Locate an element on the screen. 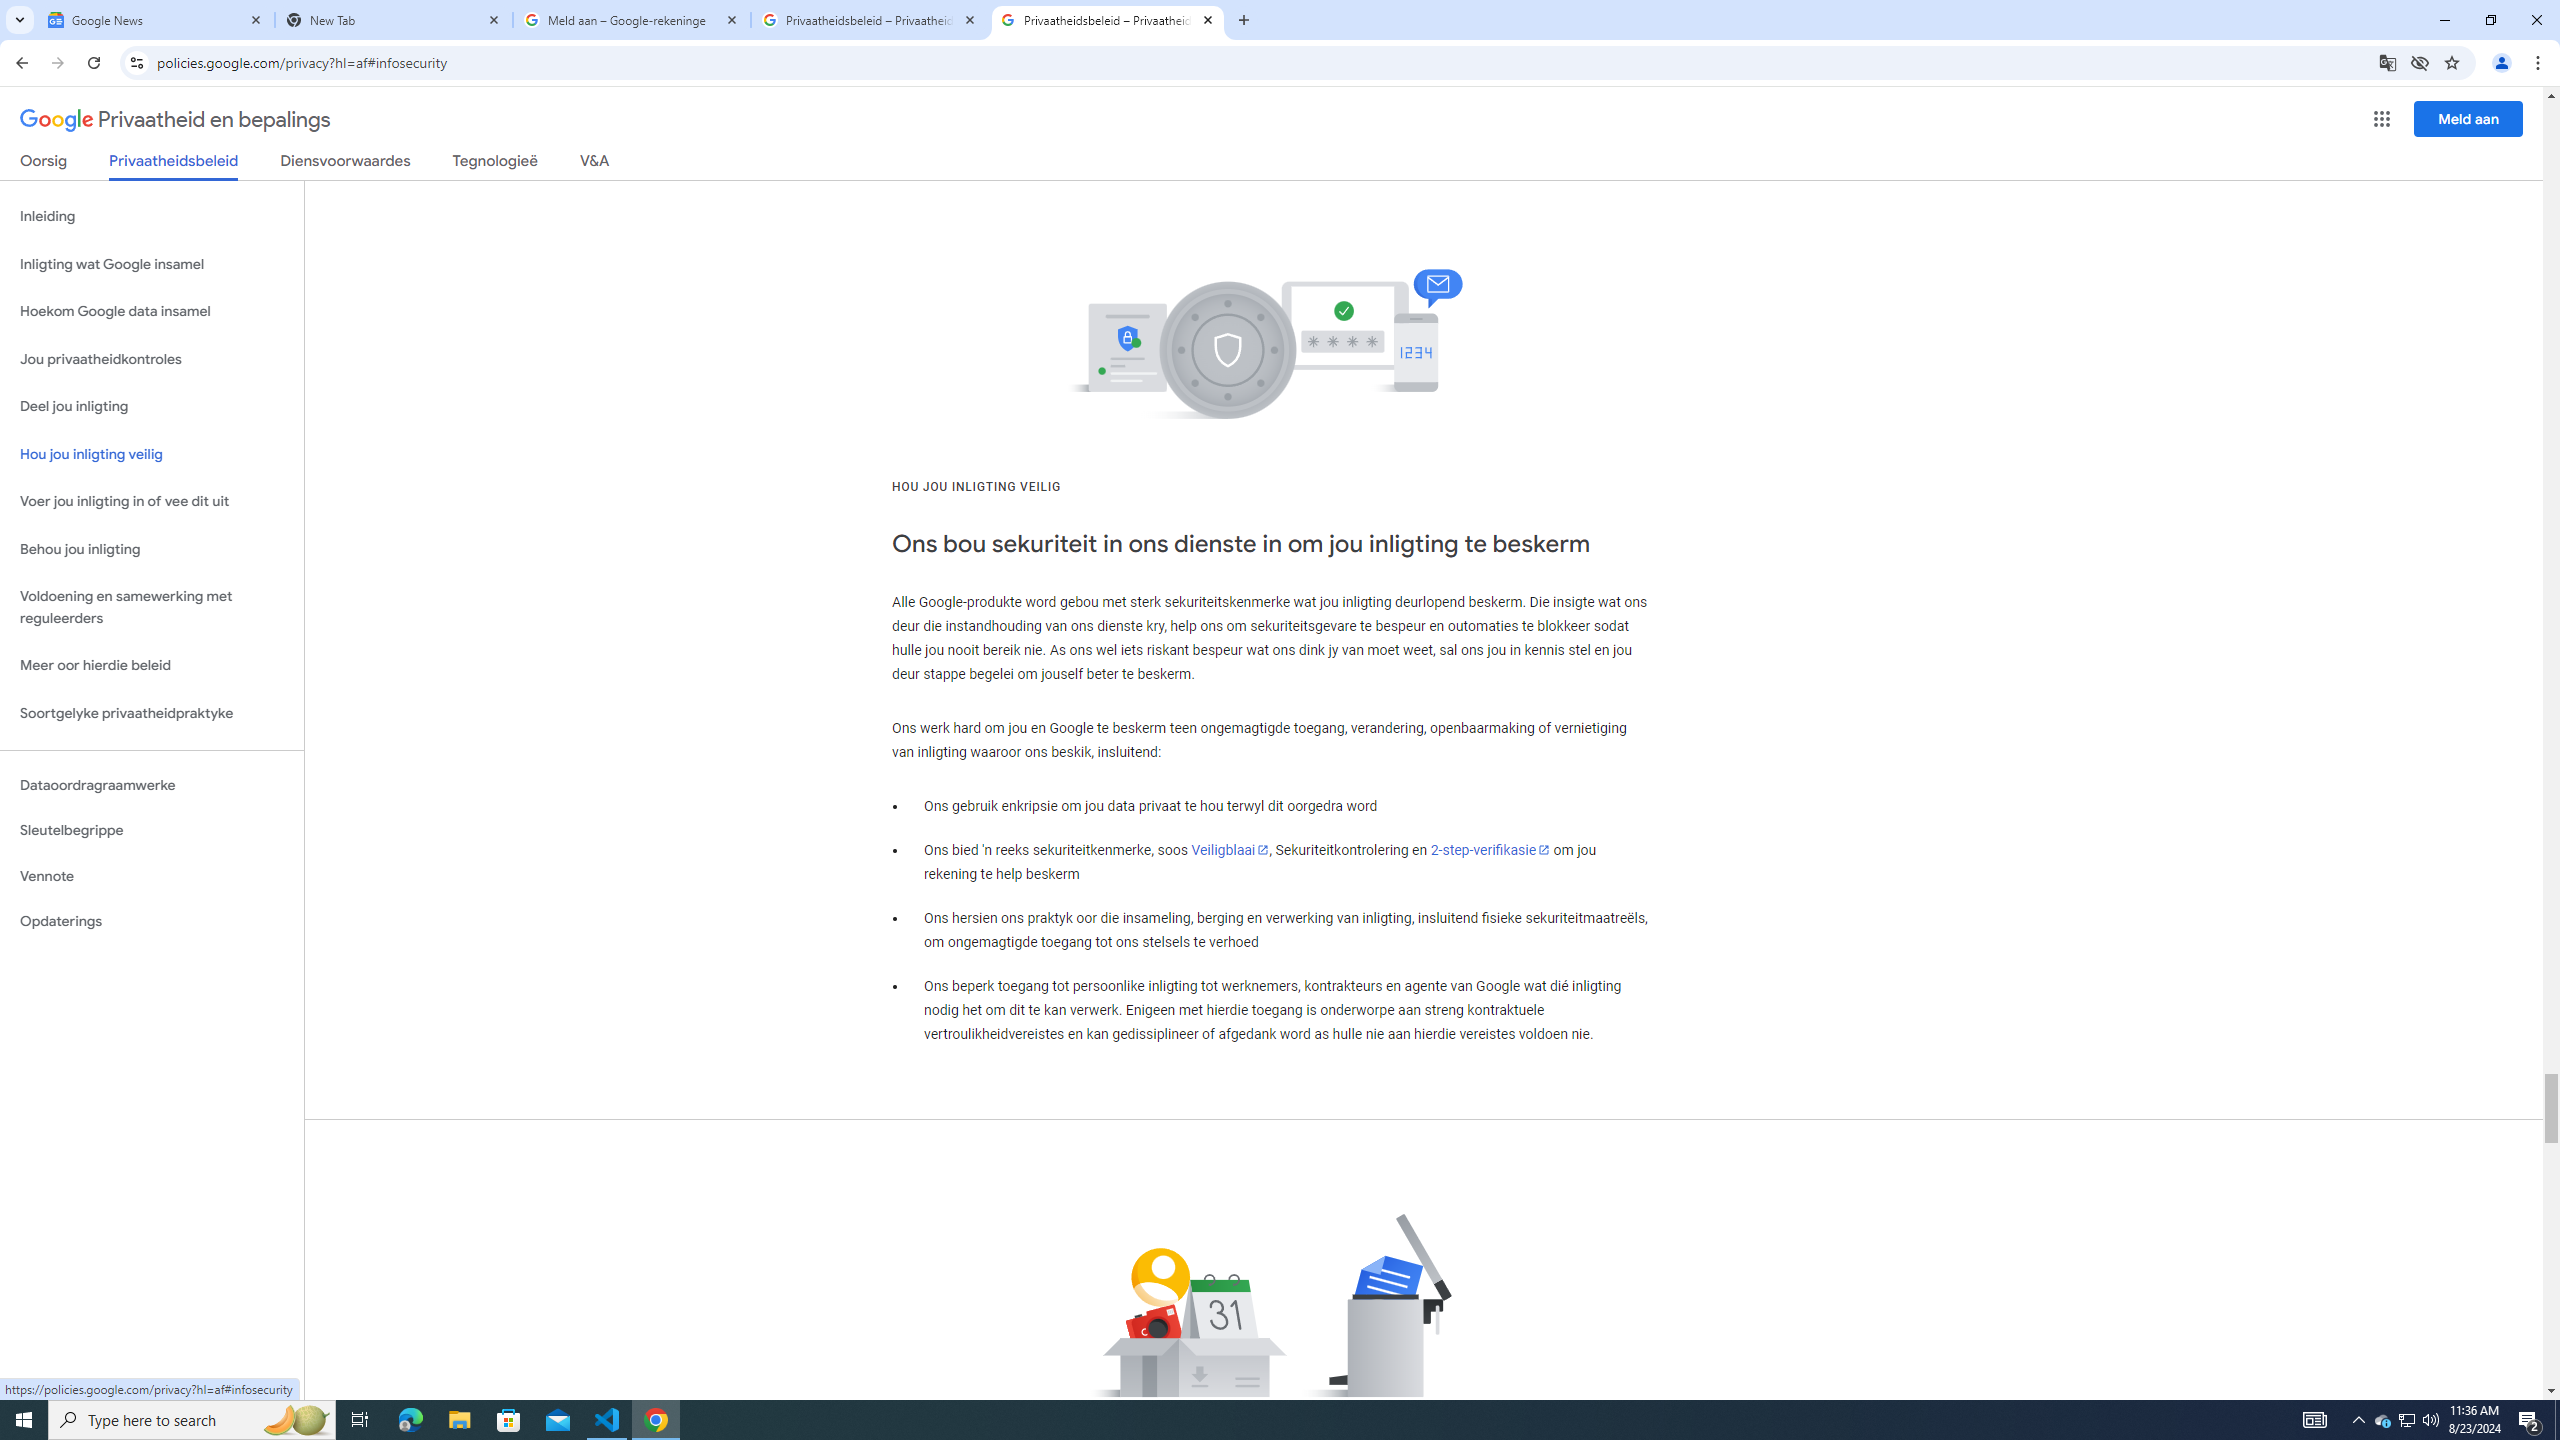 The width and height of the screenshot is (2560, 1440). 'Hoekom Google data insamel' is located at coordinates (151, 310).